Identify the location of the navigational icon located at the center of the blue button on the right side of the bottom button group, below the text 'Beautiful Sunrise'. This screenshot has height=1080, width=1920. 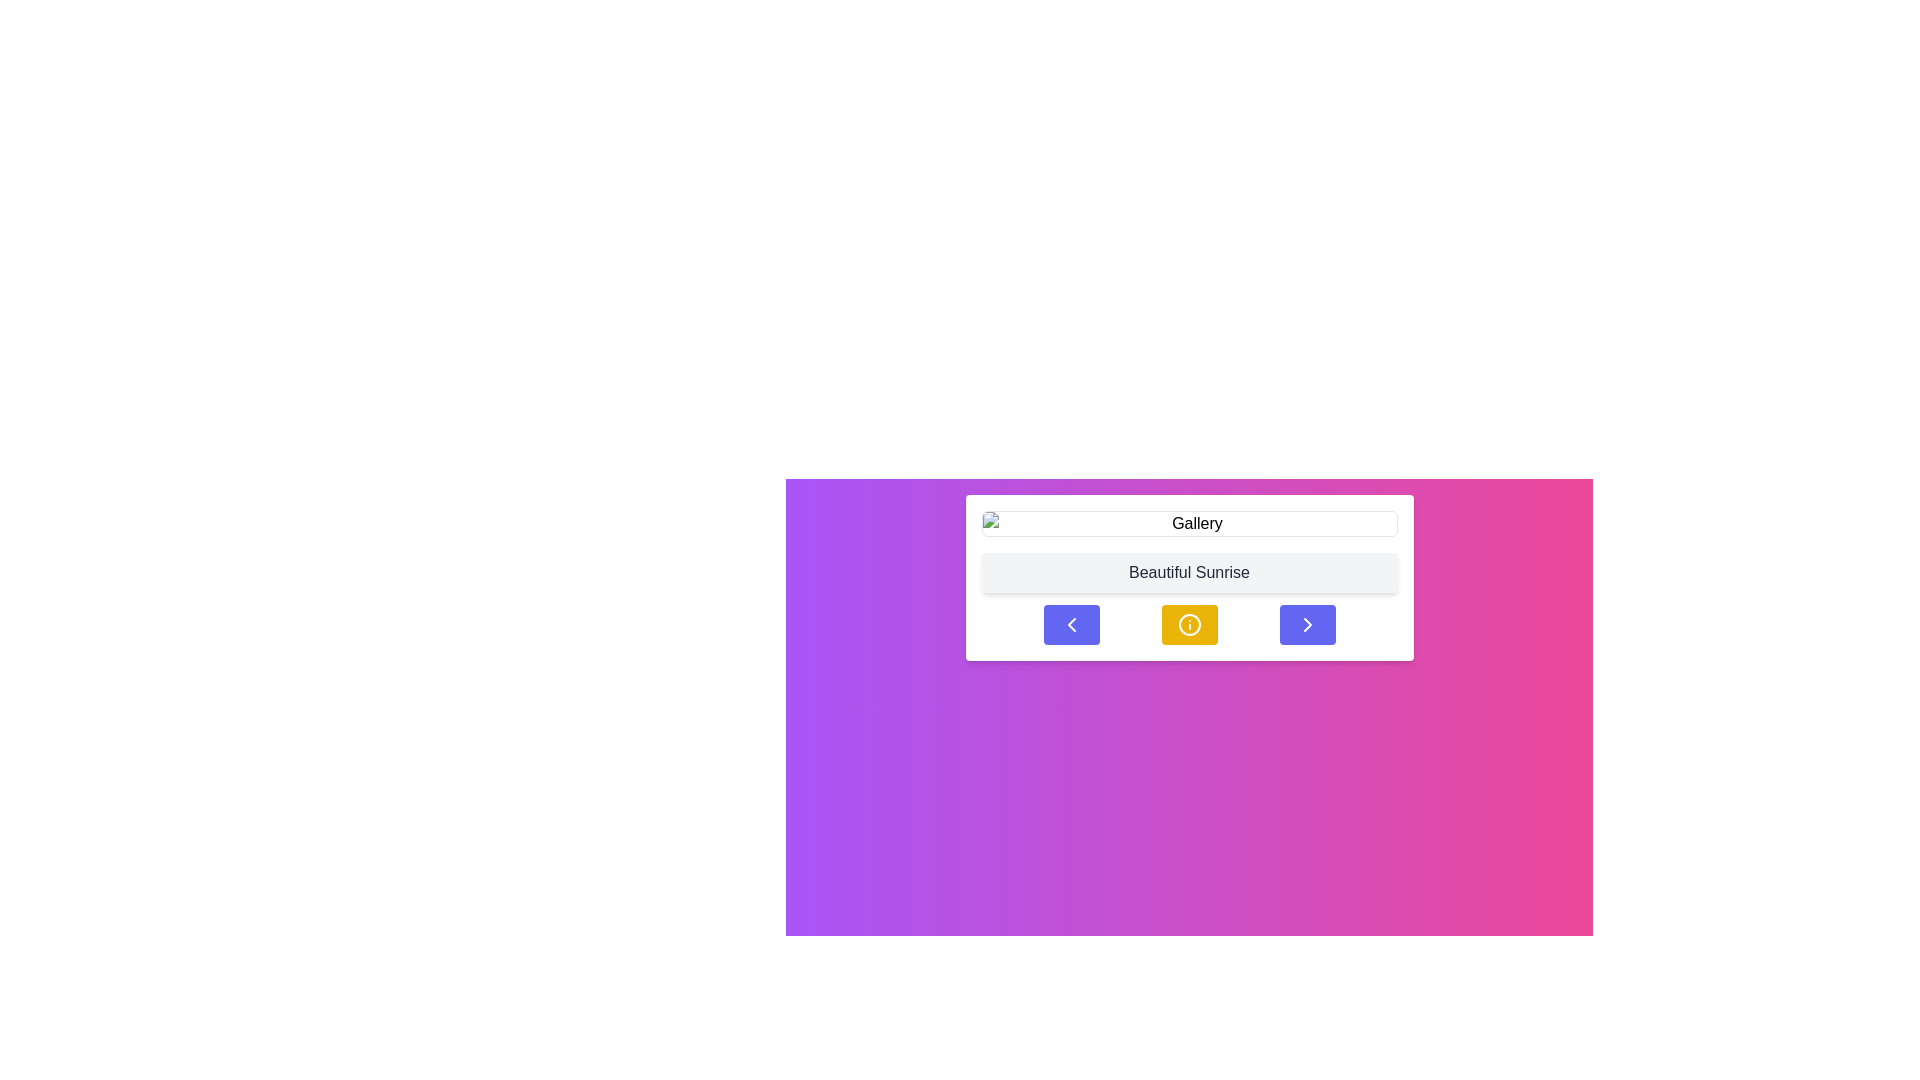
(1307, 623).